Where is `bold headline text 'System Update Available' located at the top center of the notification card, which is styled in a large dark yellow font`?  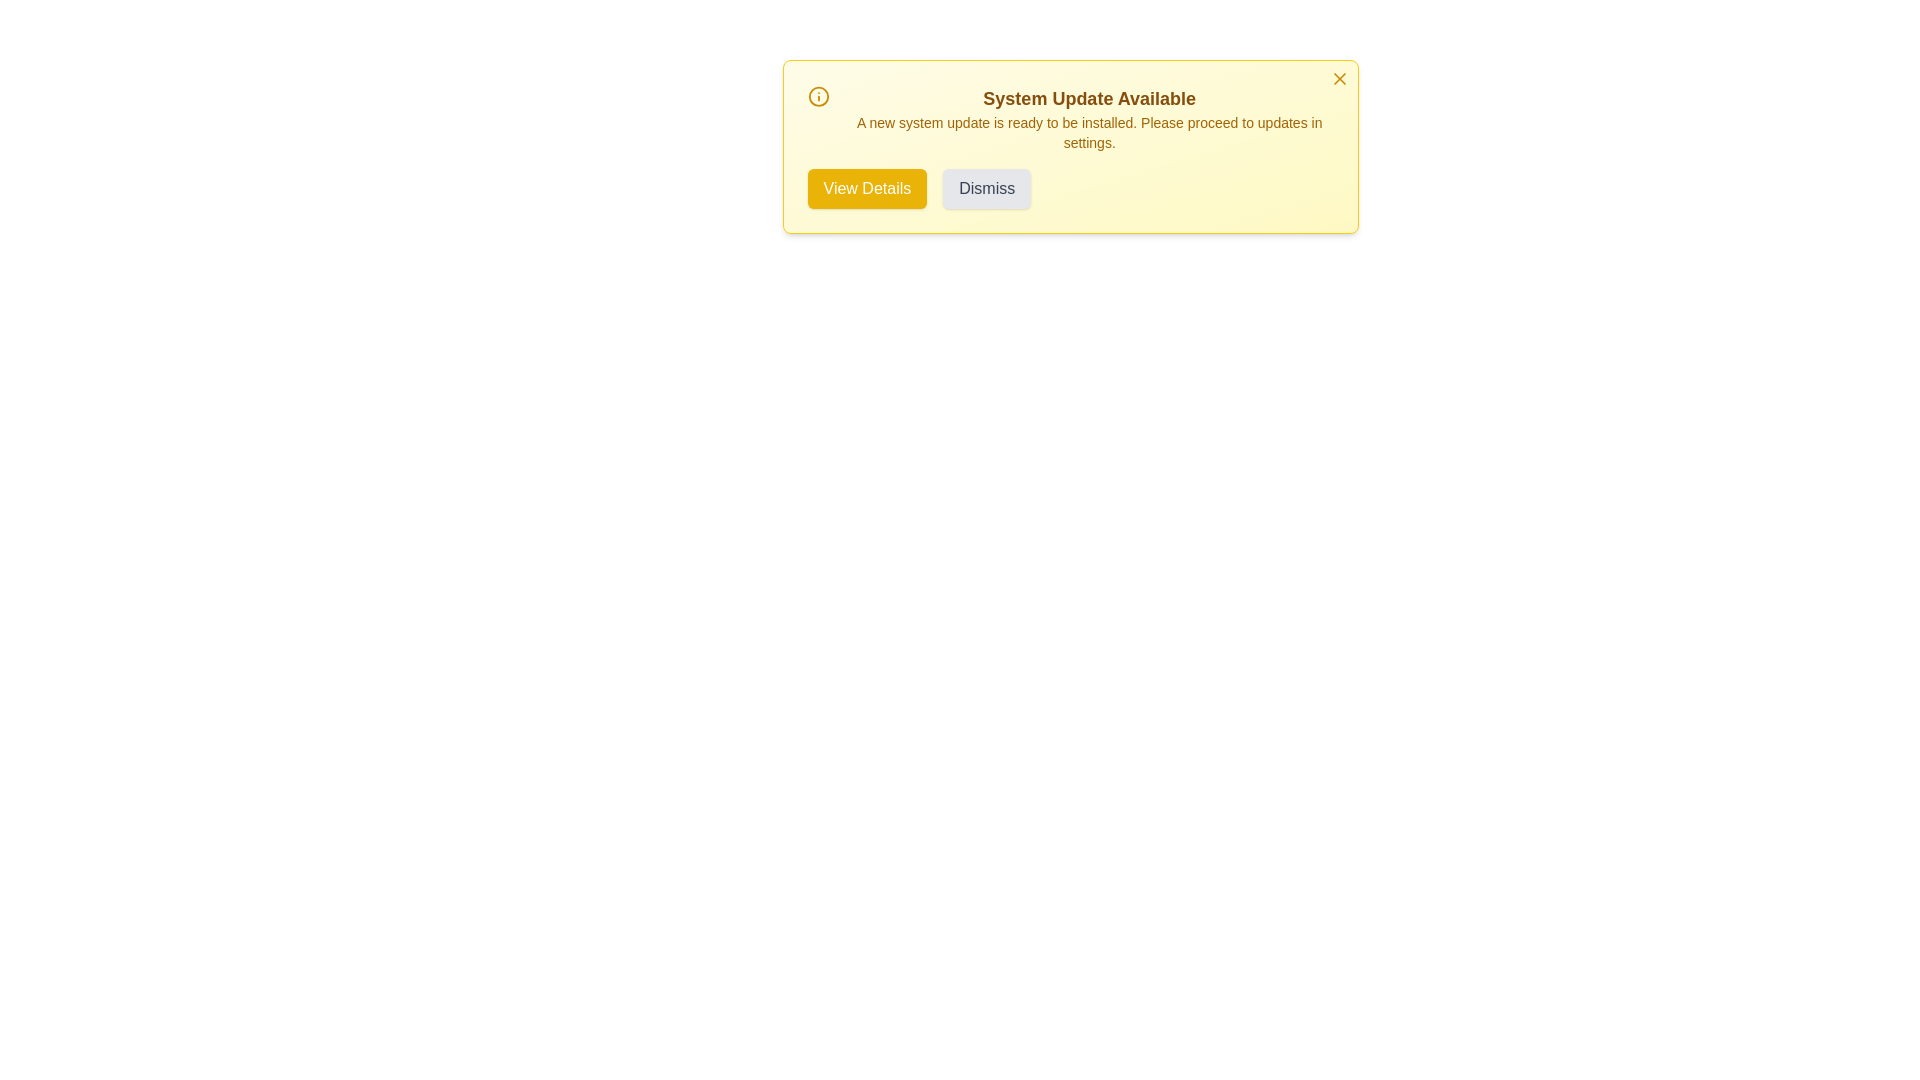 bold headline text 'System Update Available' located at the top center of the notification card, which is styled in a large dark yellow font is located at coordinates (1088, 99).